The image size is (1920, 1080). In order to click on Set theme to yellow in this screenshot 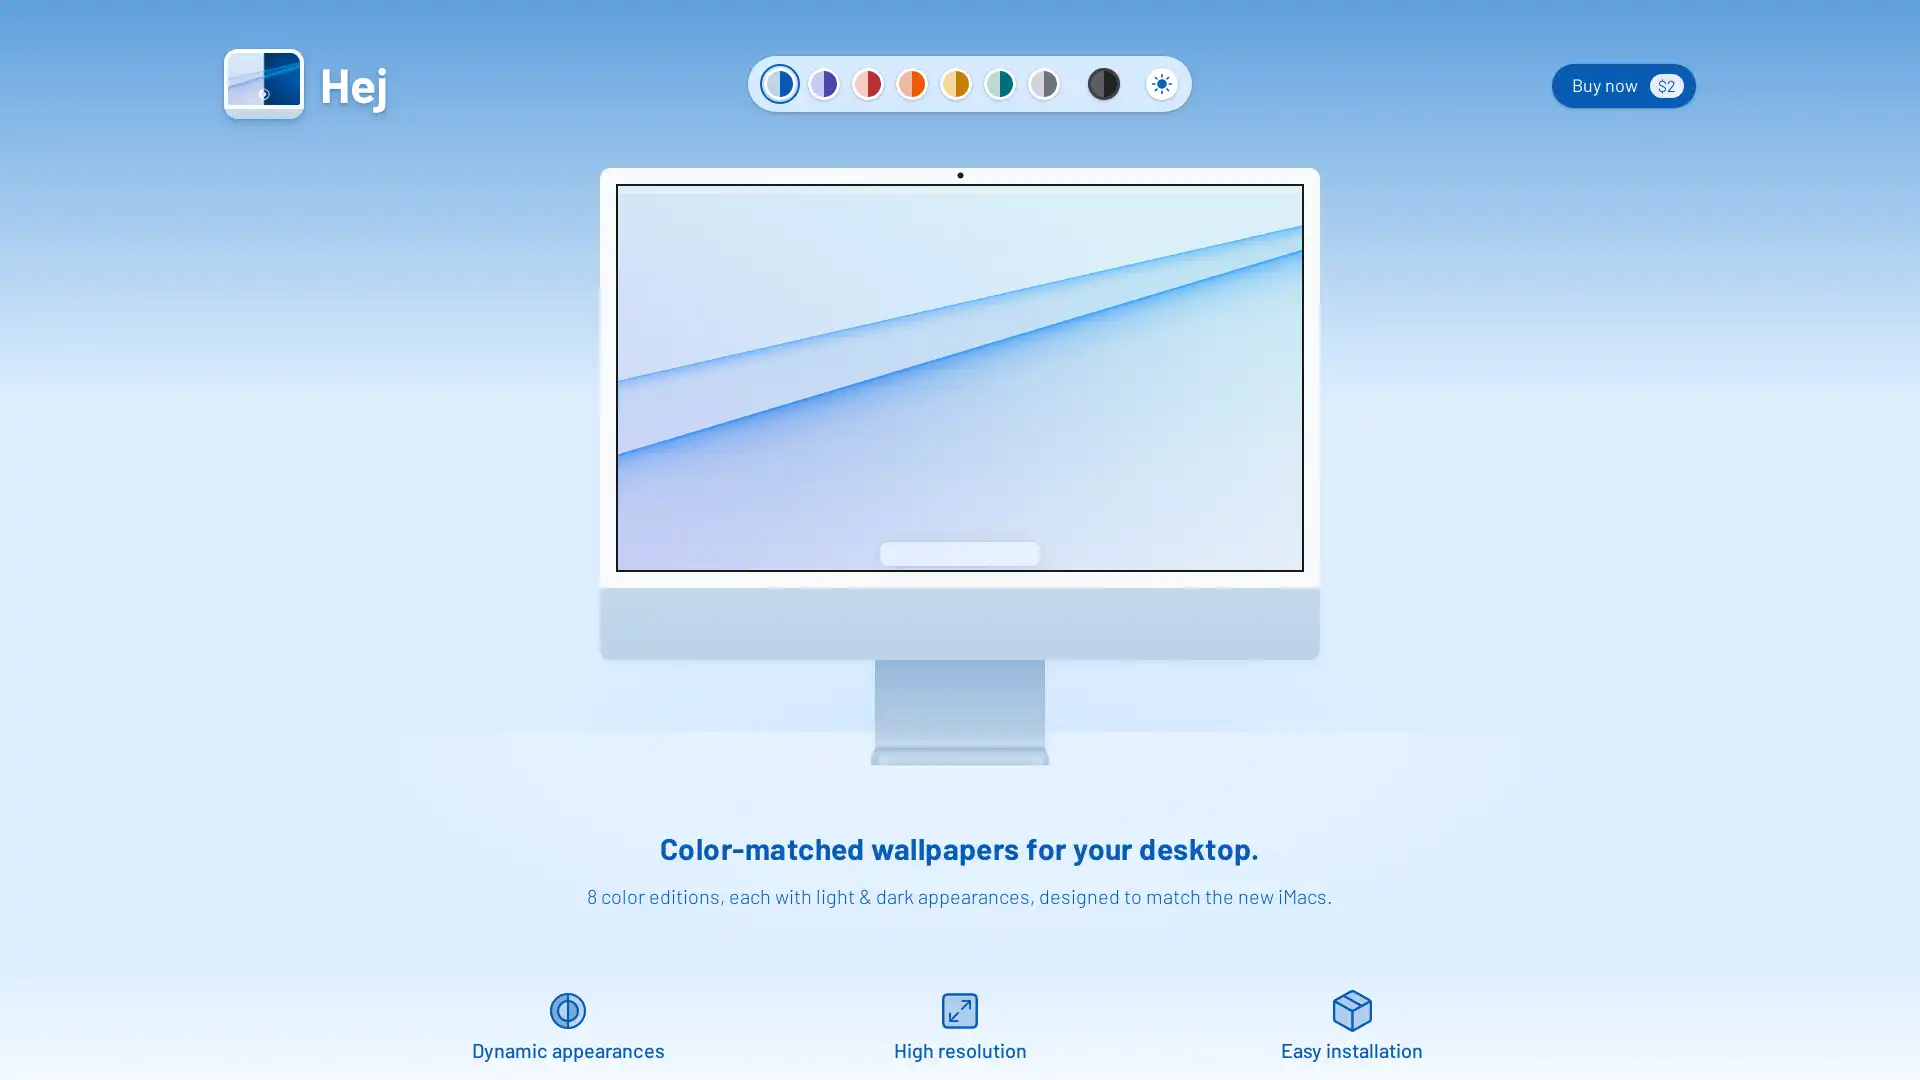, I will do `click(954, 83)`.